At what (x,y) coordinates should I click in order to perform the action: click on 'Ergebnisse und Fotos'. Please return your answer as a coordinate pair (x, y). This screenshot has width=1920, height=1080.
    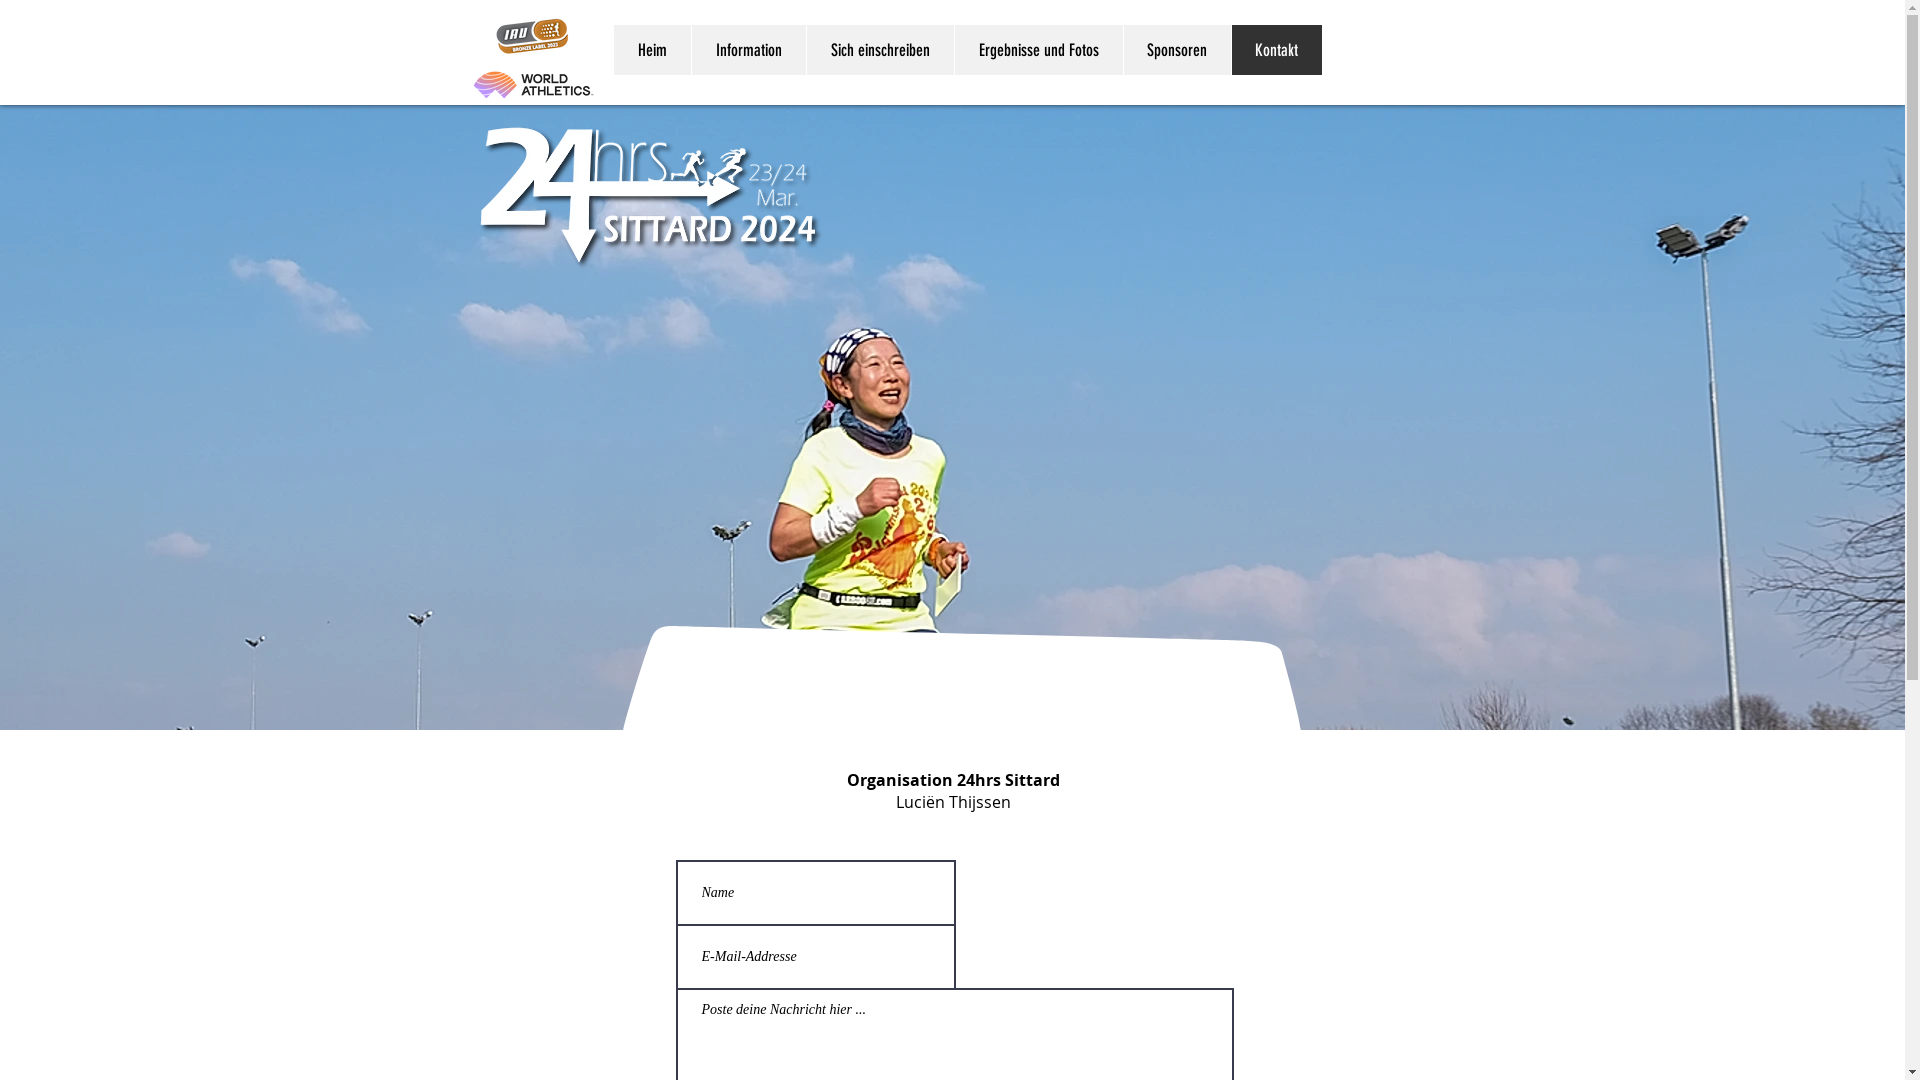
    Looking at the image, I should click on (1038, 49).